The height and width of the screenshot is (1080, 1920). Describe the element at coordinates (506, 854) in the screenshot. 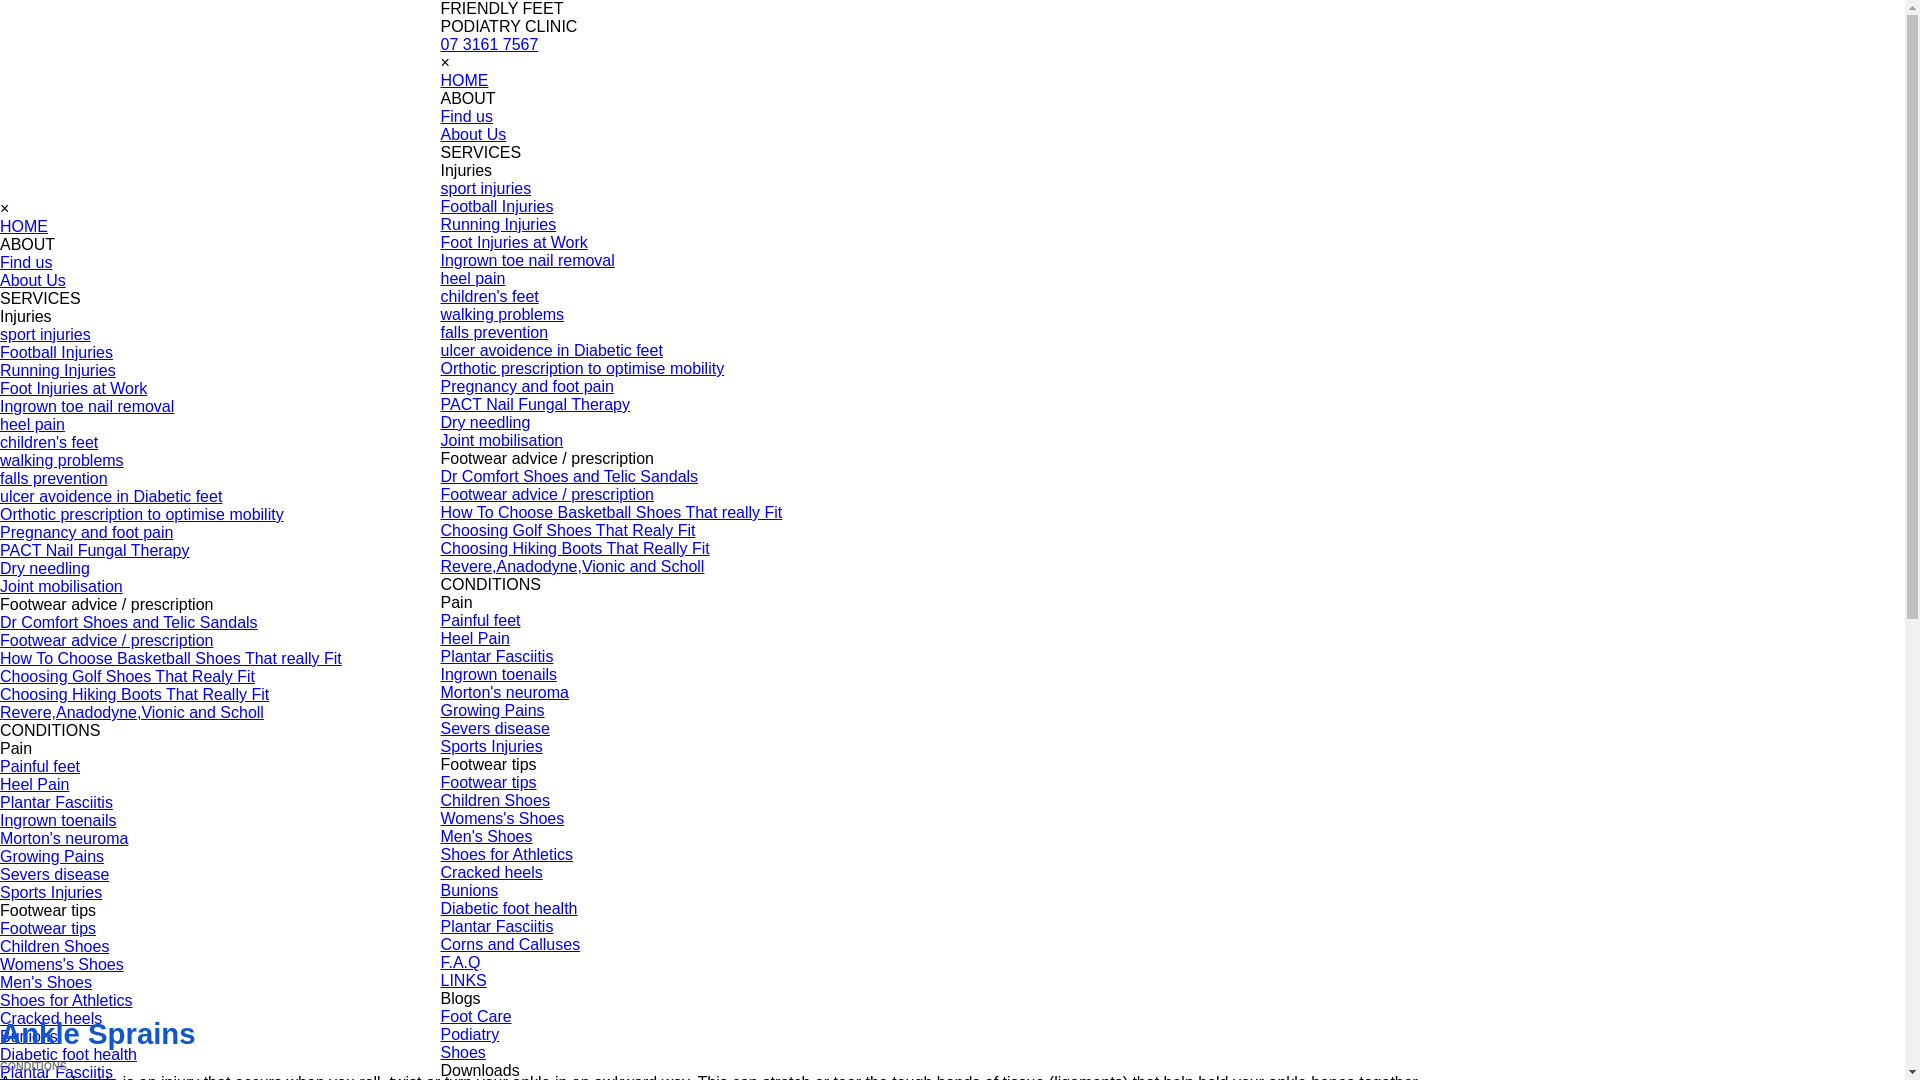

I see `'Shoes for Athletics'` at that location.